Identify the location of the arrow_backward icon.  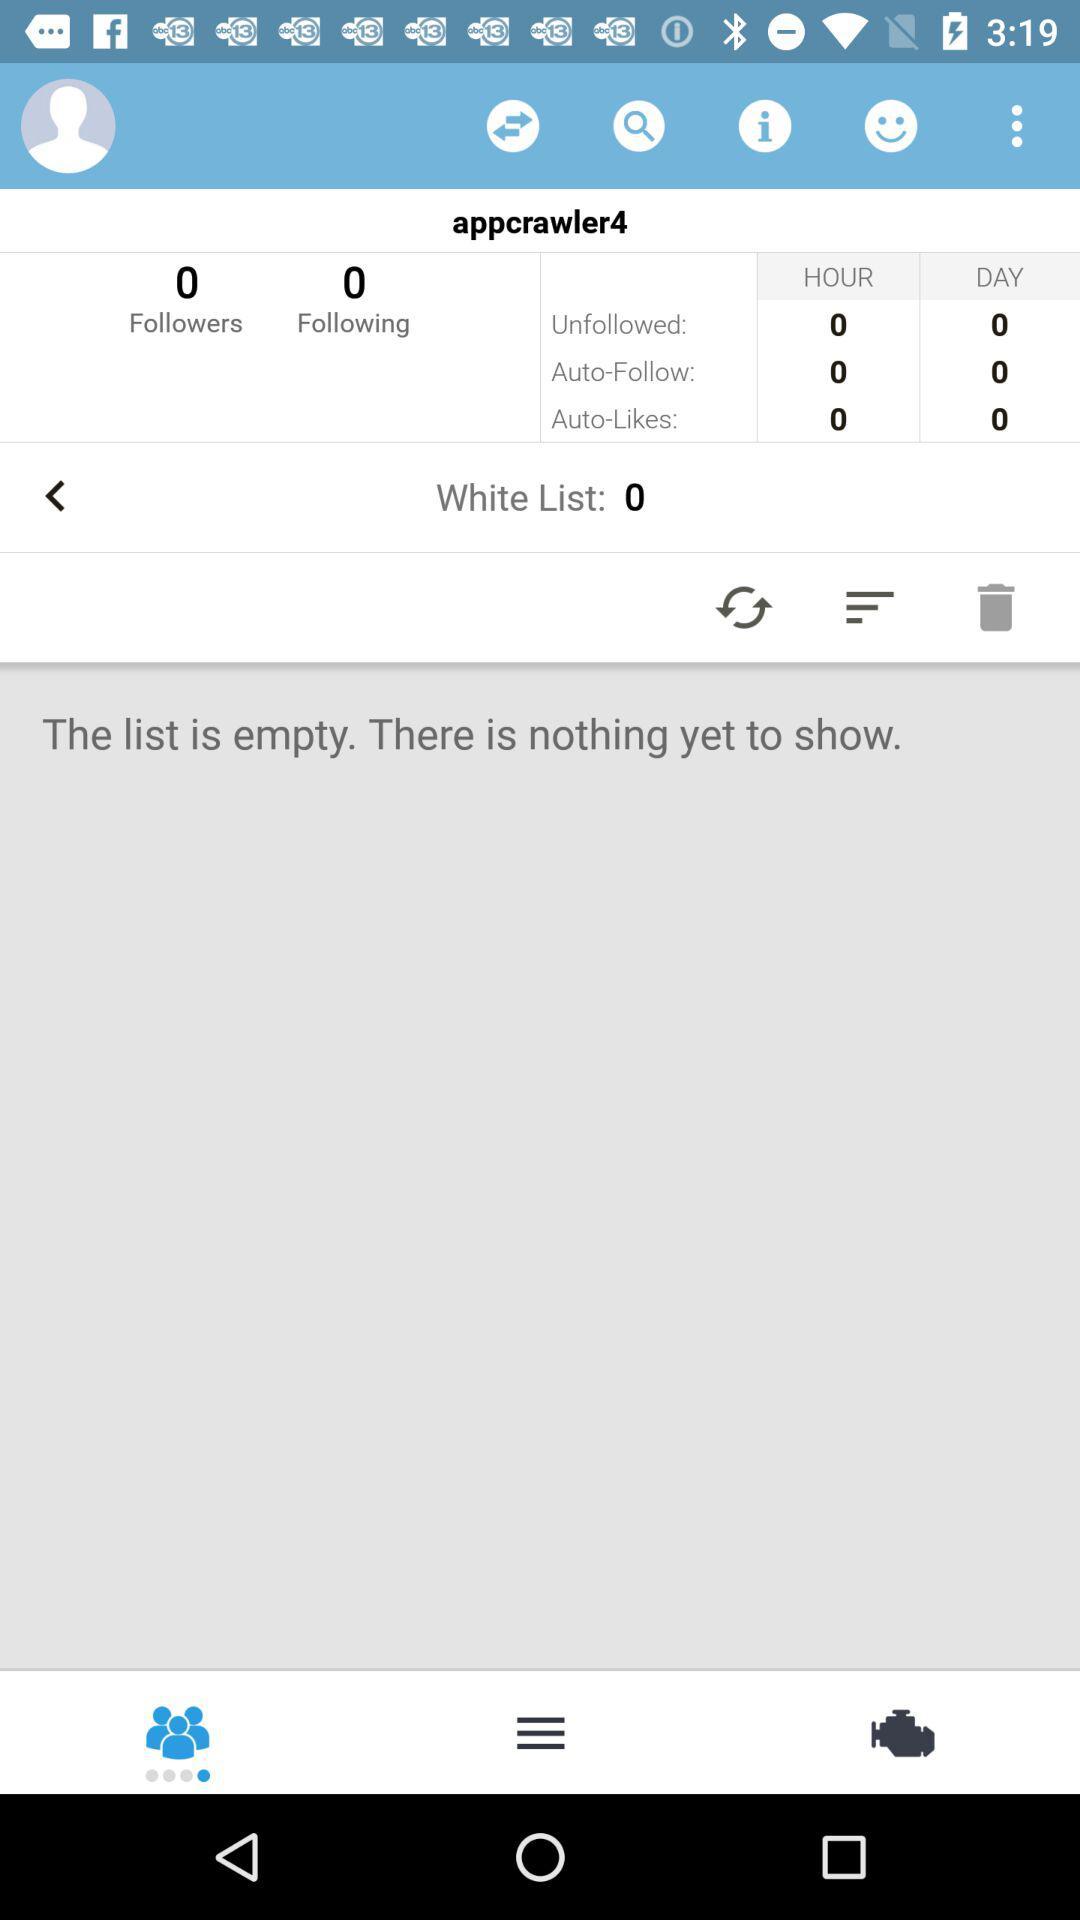
(54, 496).